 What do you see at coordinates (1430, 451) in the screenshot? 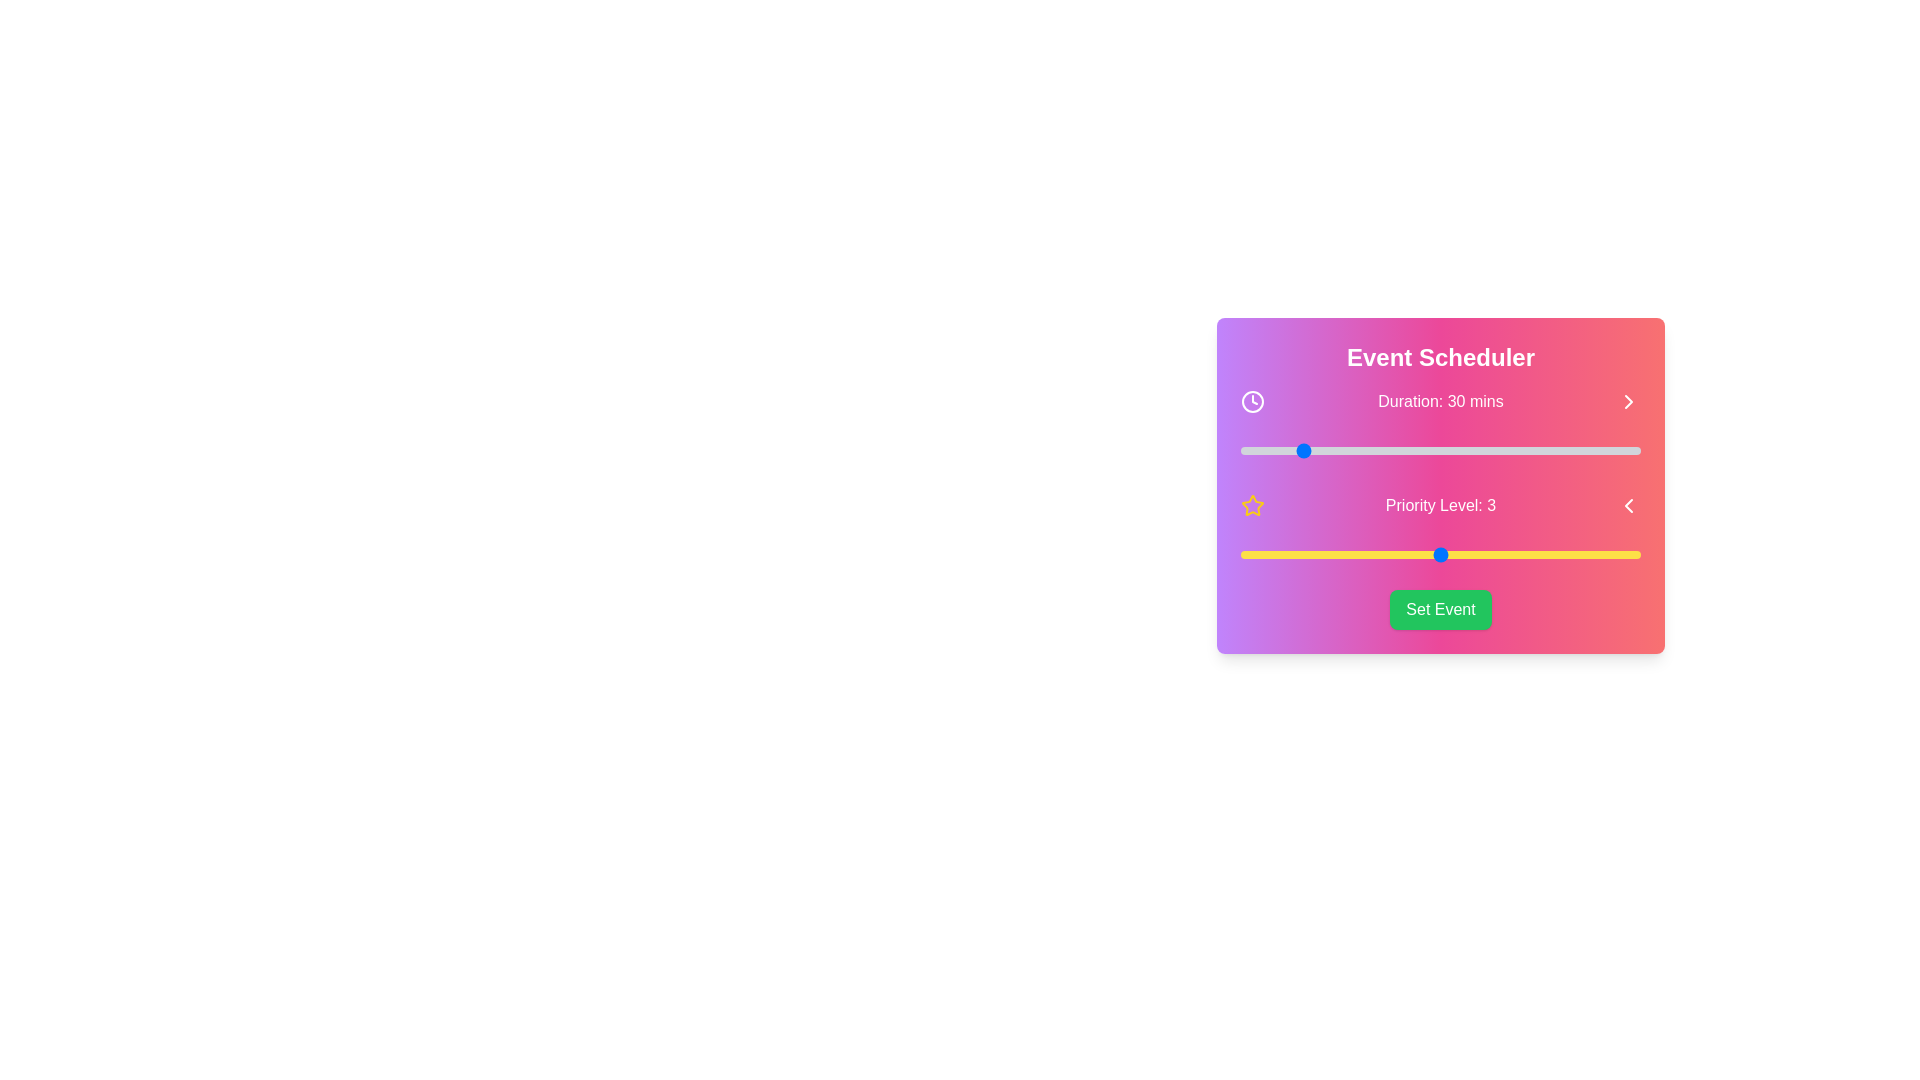
I see `the slider` at bounding box center [1430, 451].